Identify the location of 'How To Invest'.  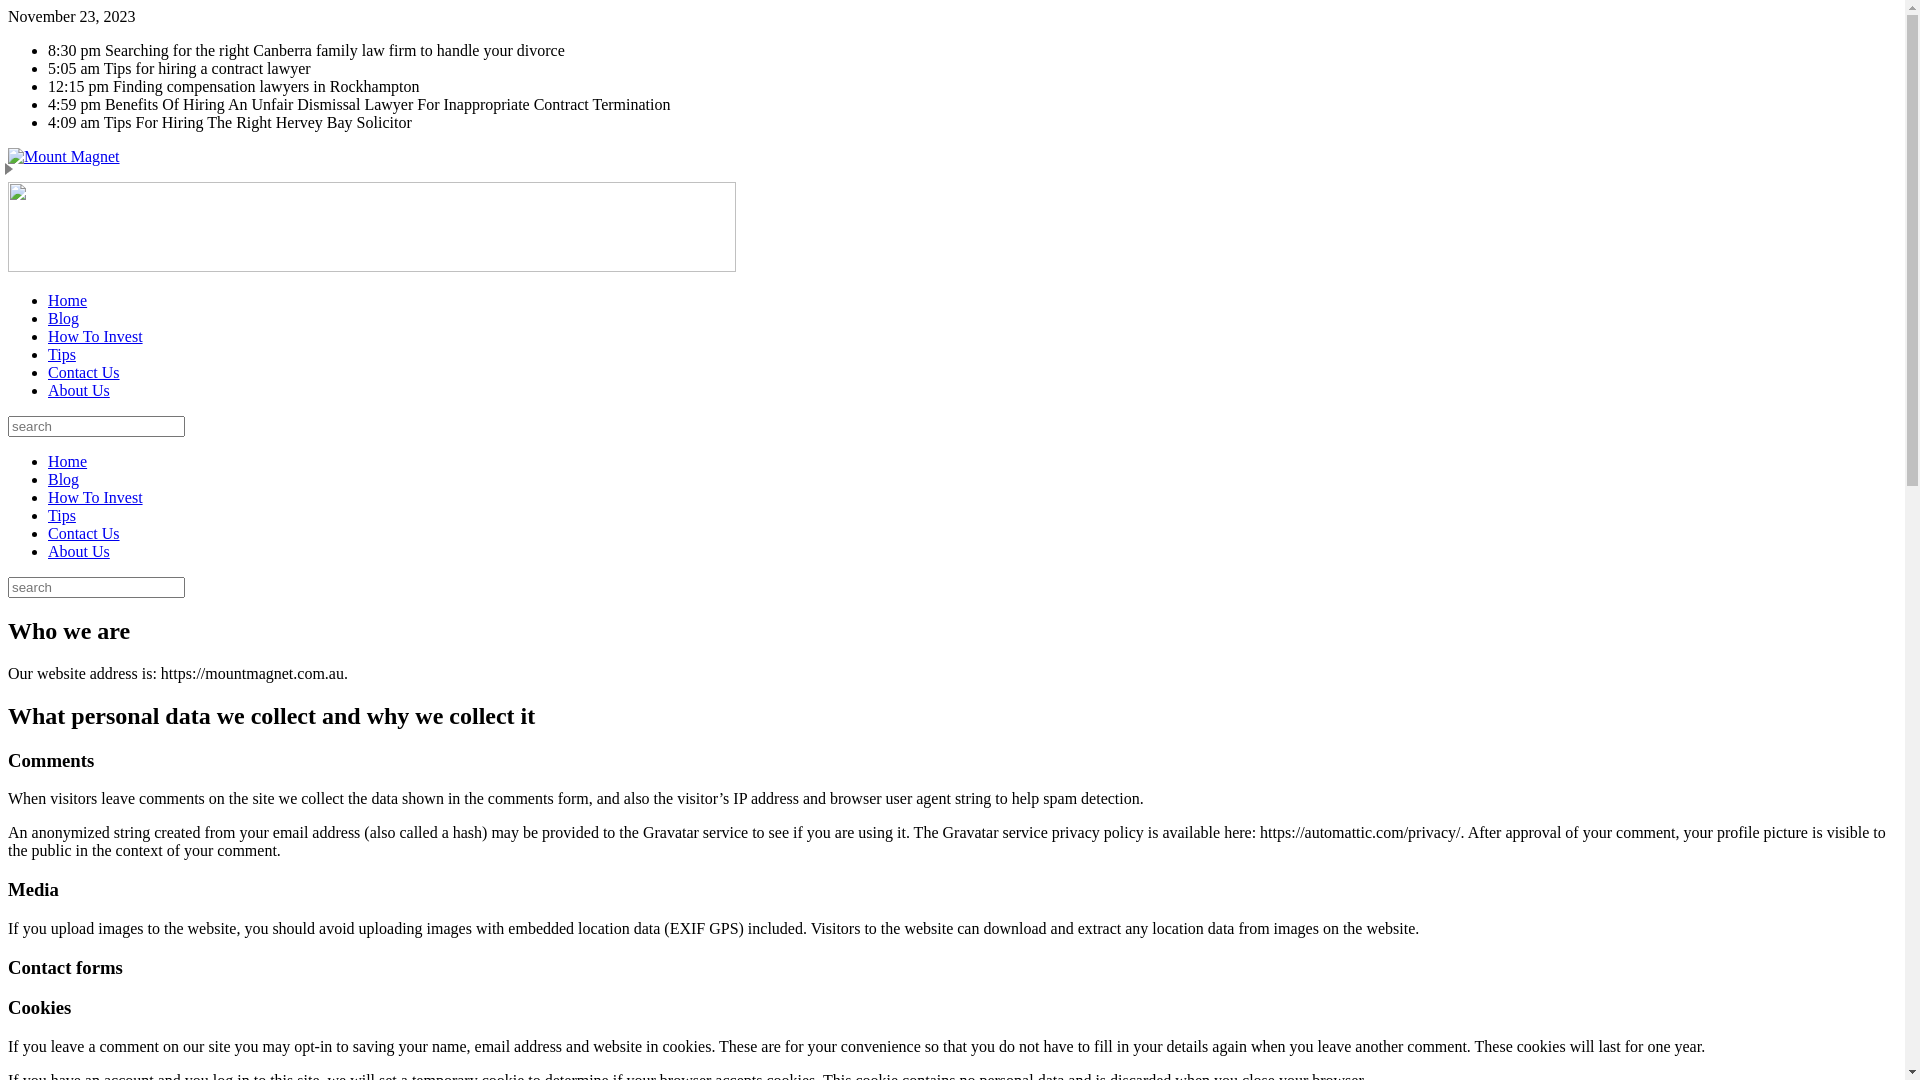
(94, 335).